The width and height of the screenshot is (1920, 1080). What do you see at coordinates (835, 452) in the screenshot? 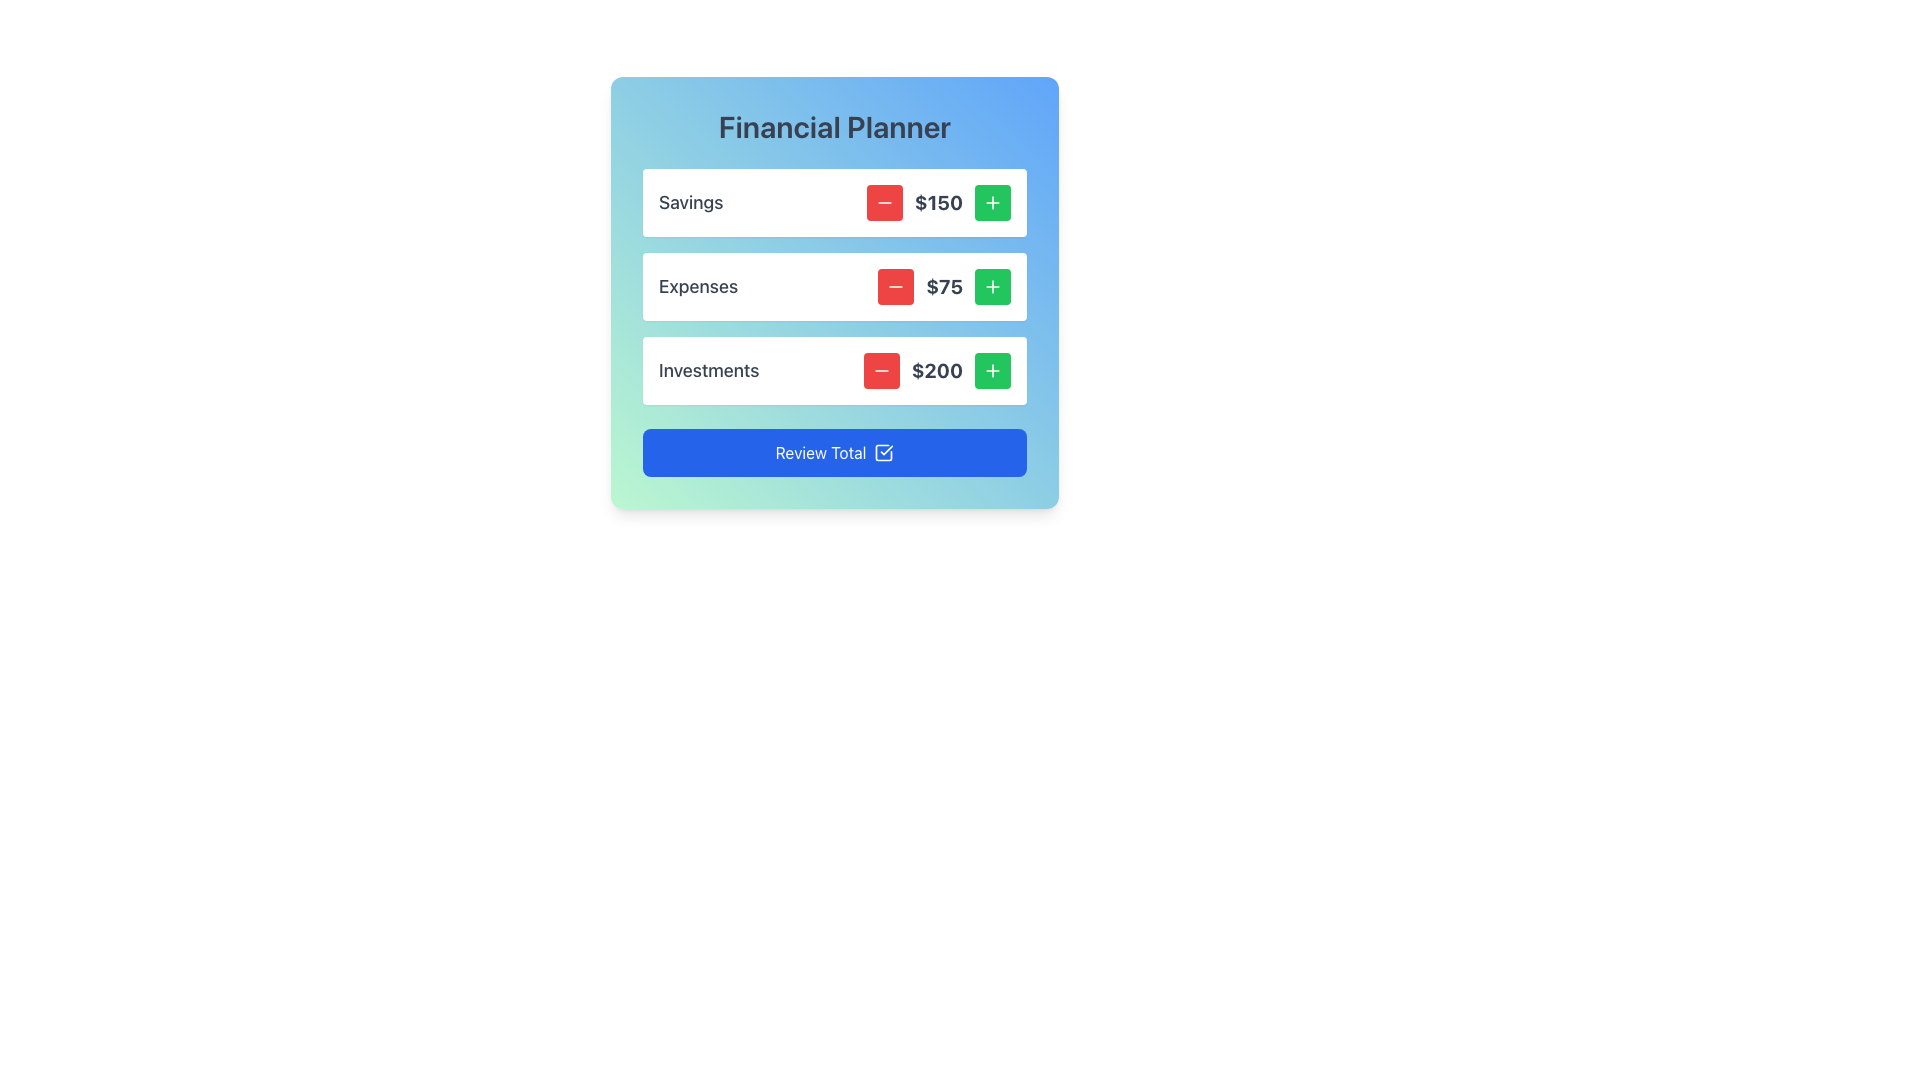
I see `the rectangular blue button labeled 'Review Total' with a checkmark icon at the bottom of the financial planner interface` at bounding box center [835, 452].